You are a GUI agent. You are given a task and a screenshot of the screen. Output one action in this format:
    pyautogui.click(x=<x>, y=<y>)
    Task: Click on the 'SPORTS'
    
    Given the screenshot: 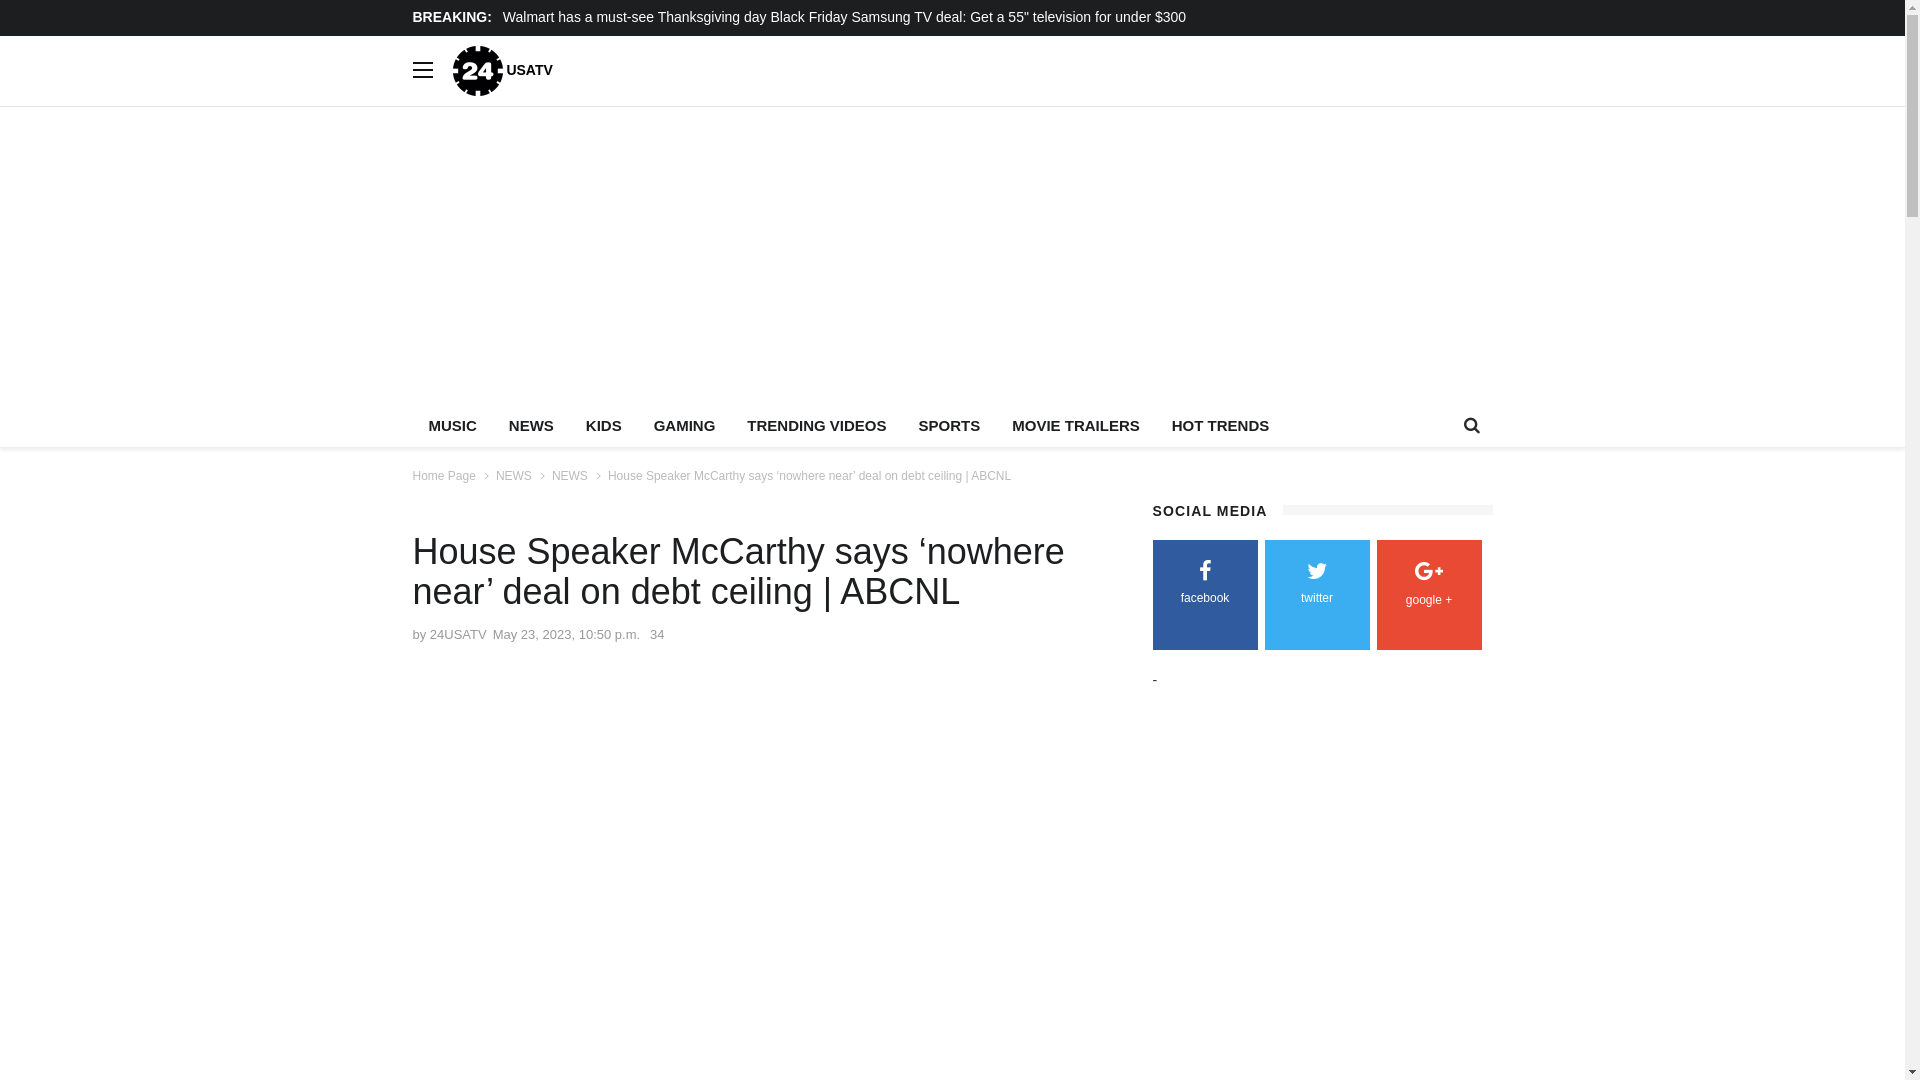 What is the action you would take?
    pyautogui.click(x=949, y=424)
    